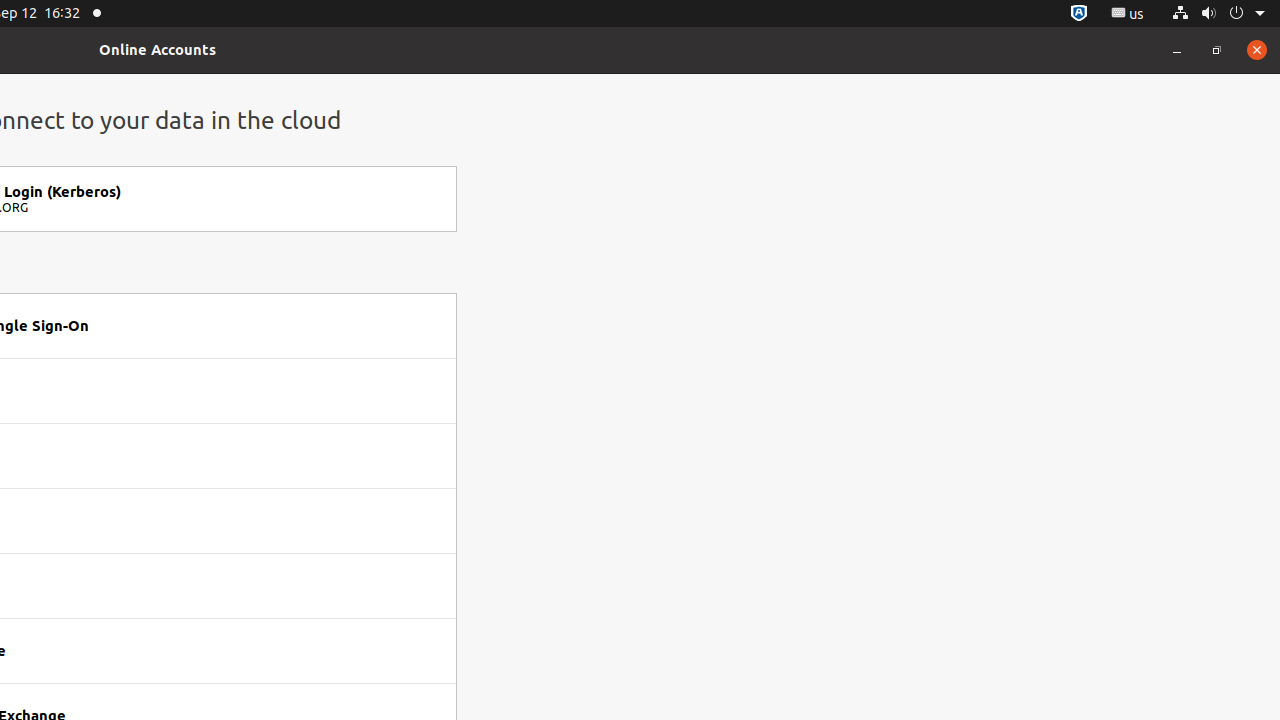  Describe the element at coordinates (1216, 48) in the screenshot. I see `'Restore'` at that location.